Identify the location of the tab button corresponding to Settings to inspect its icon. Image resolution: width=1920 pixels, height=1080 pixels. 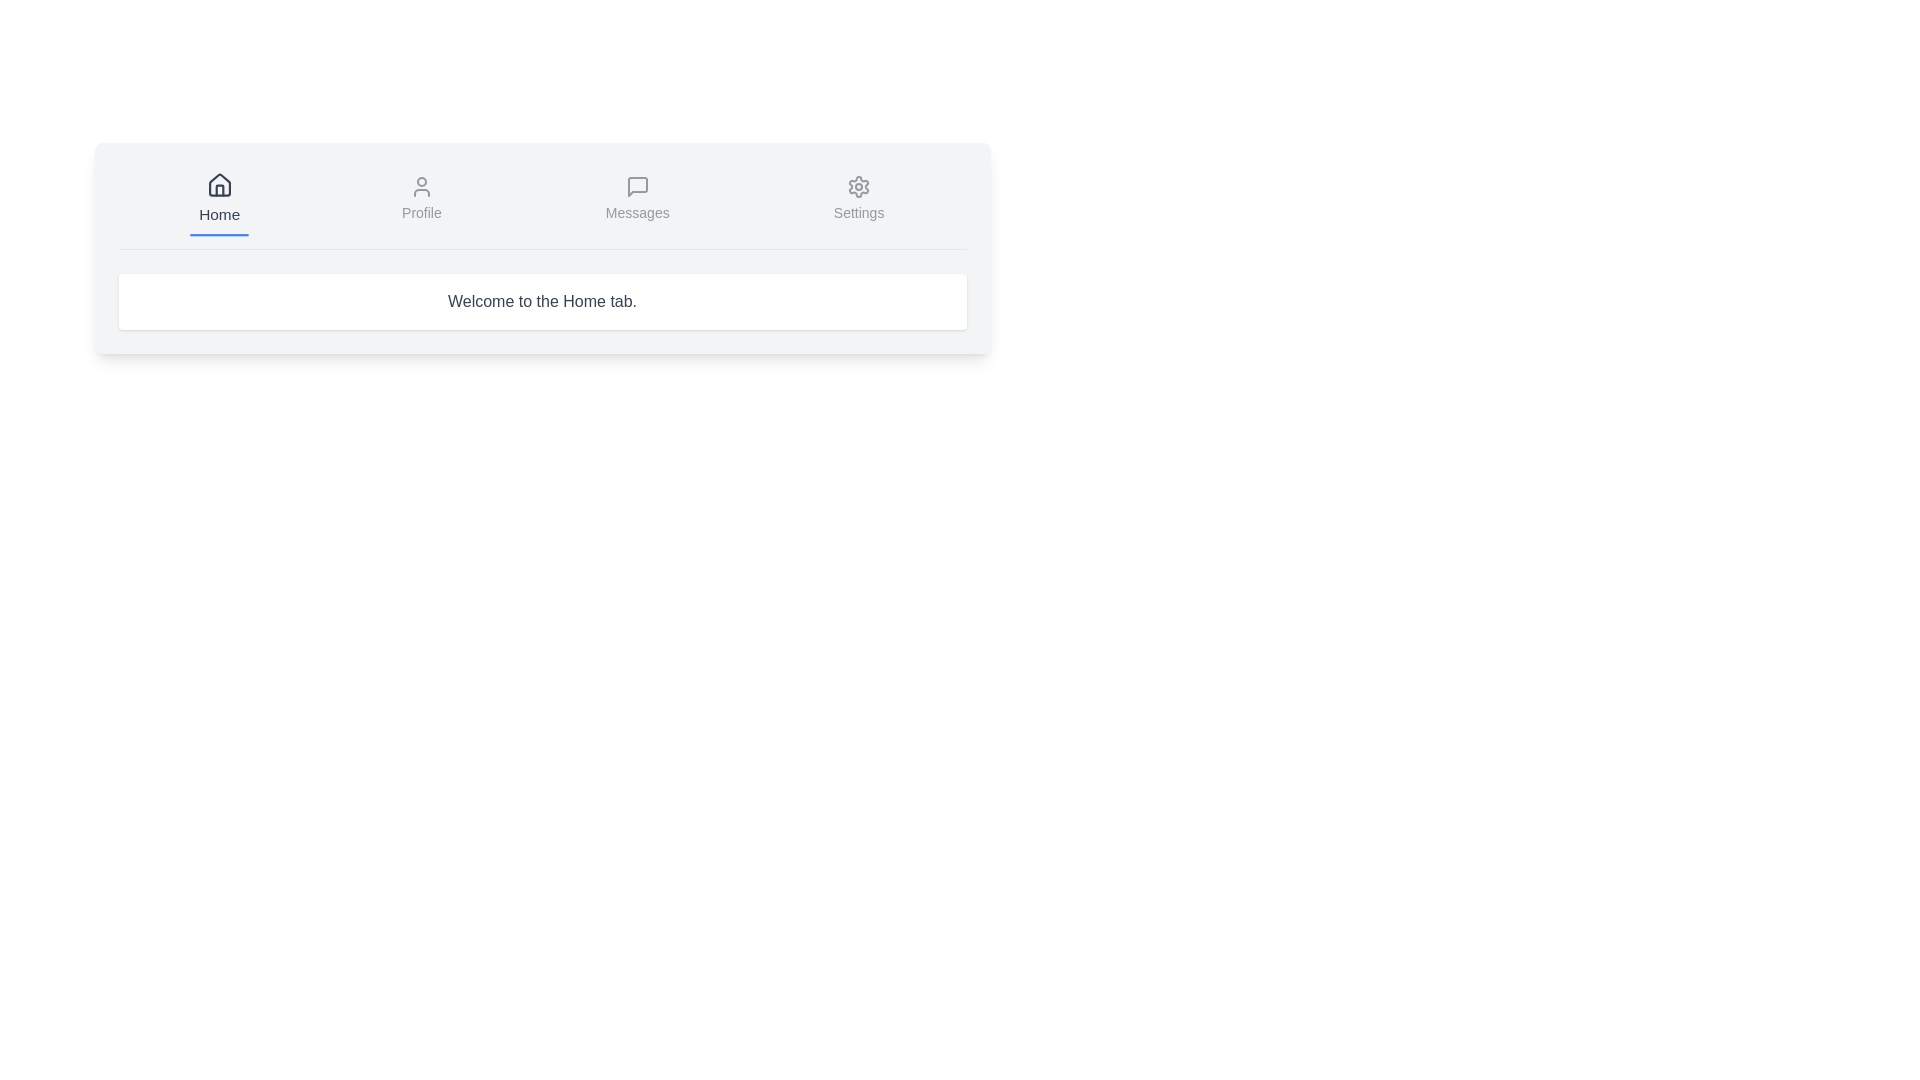
(859, 200).